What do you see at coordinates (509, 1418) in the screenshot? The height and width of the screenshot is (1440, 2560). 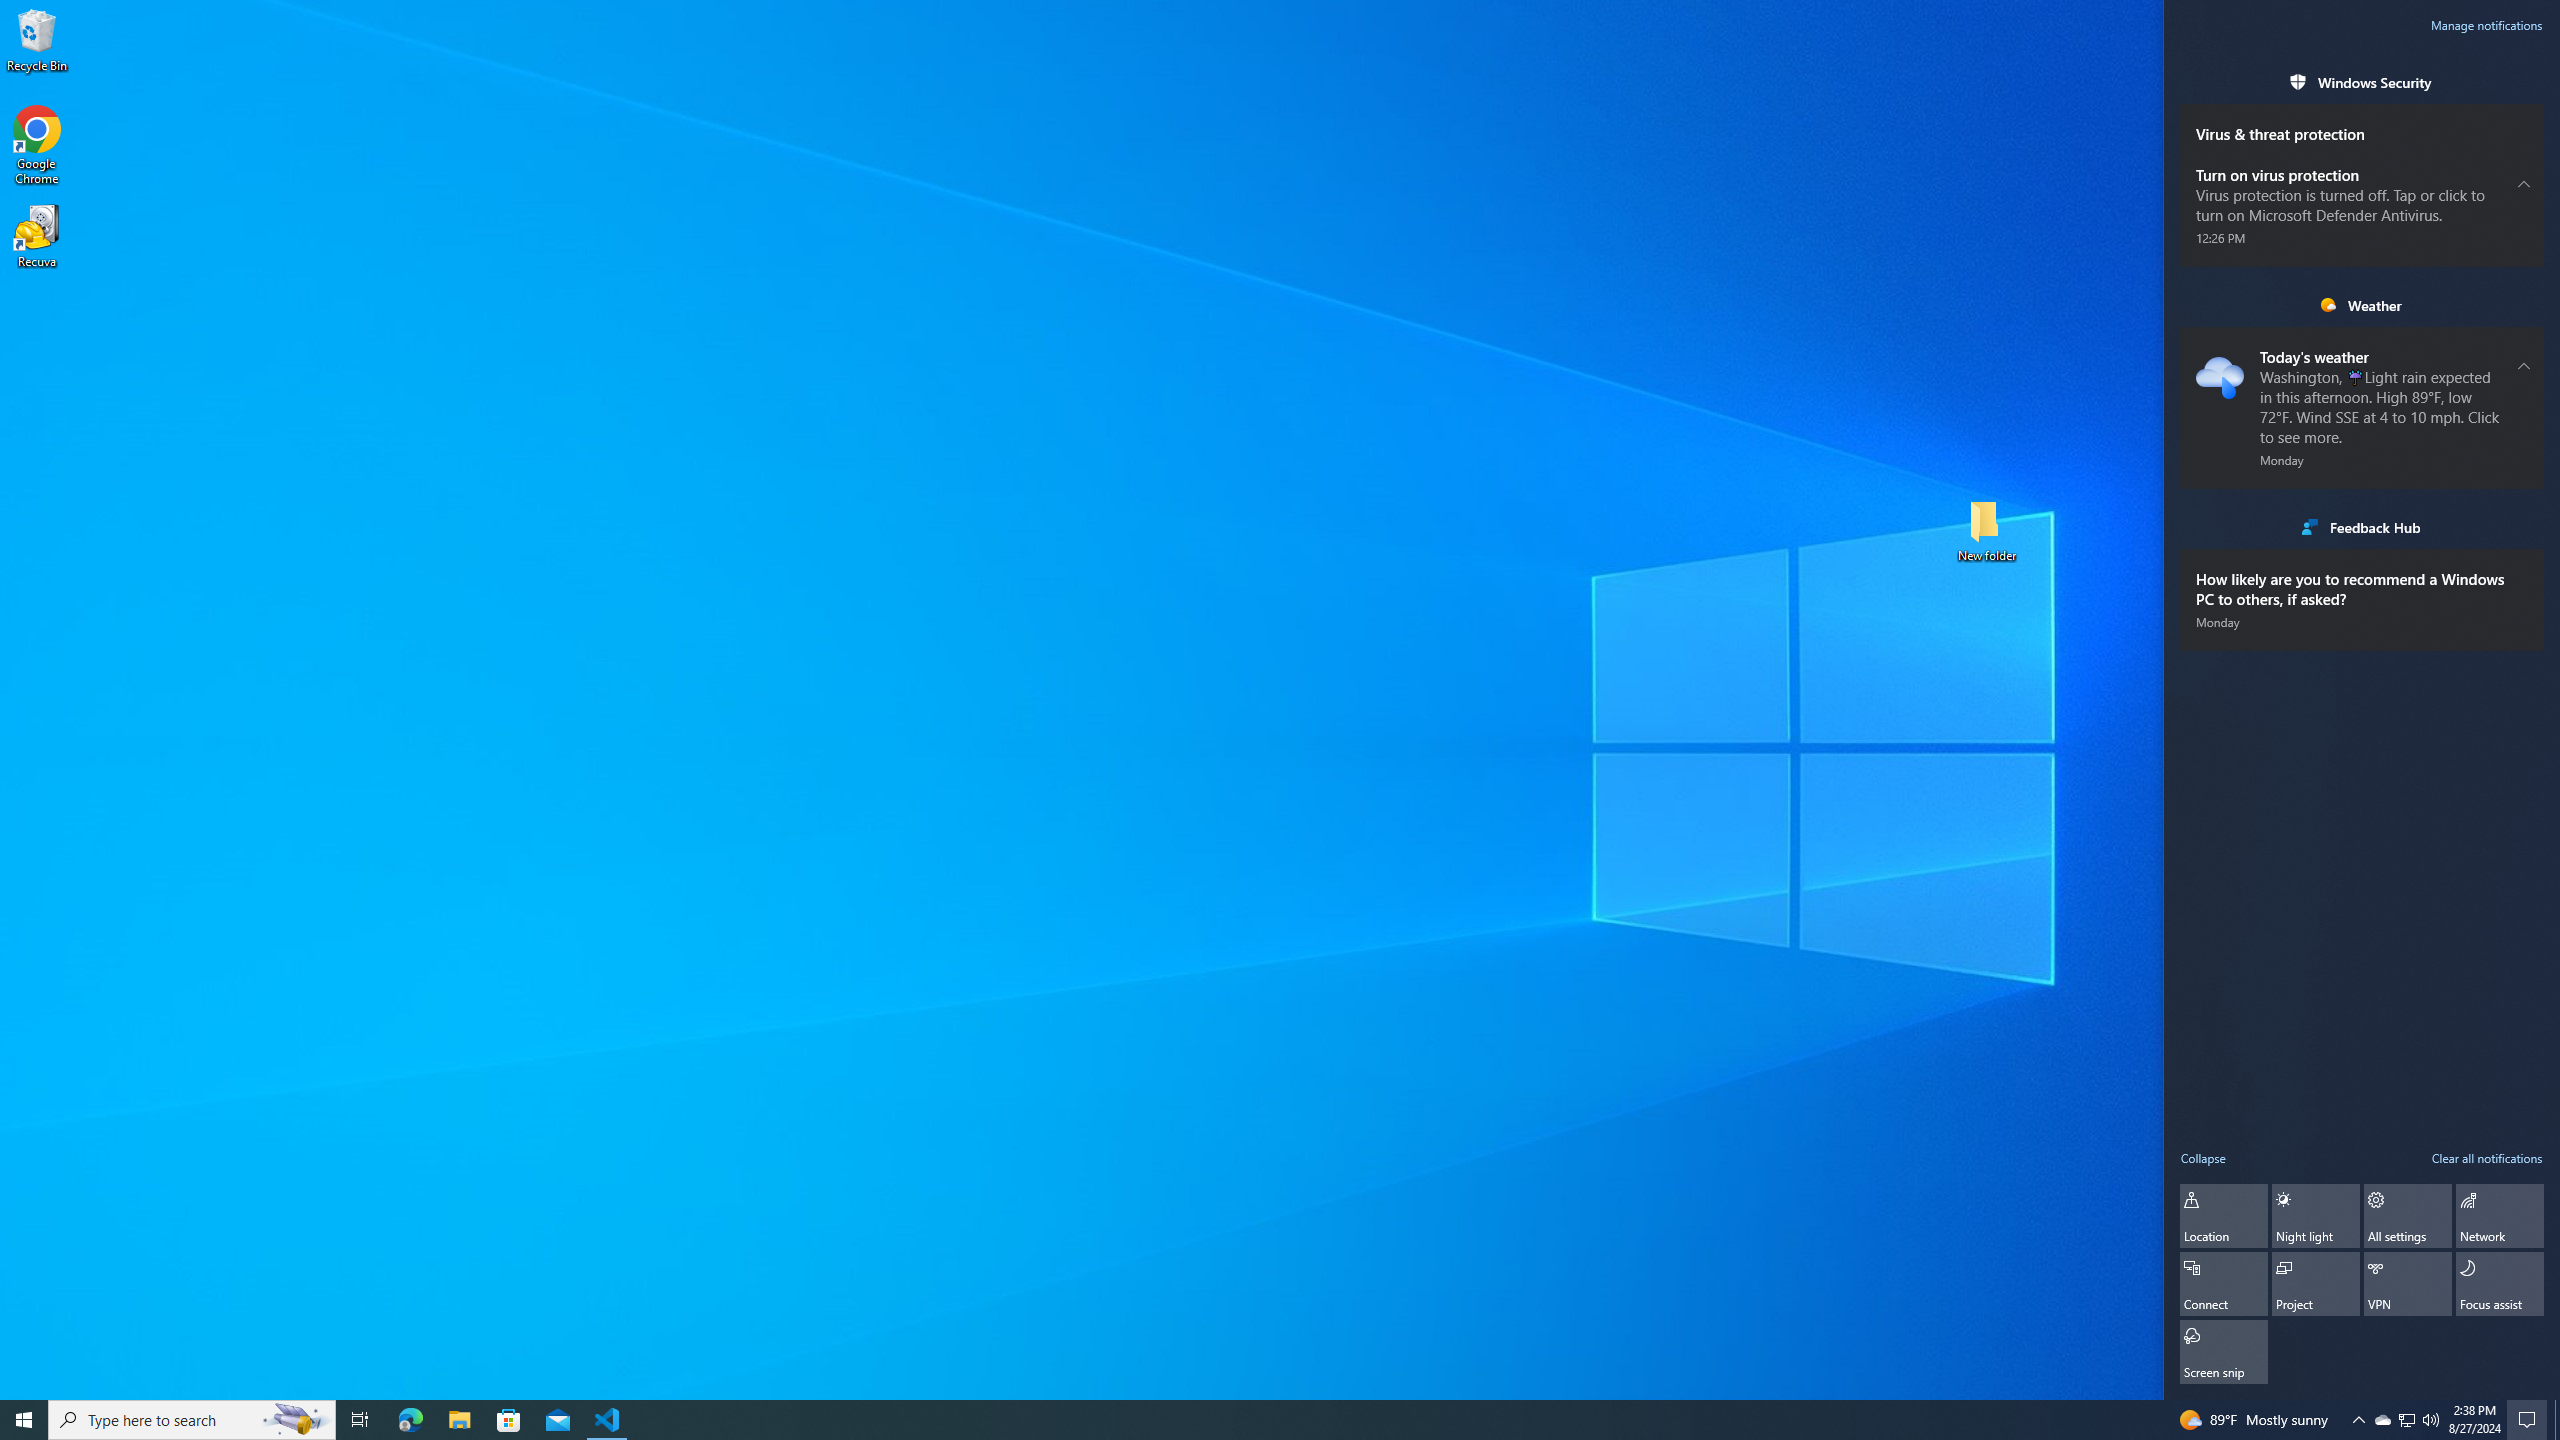 I see `'Microsoft Store'` at bounding box center [509, 1418].